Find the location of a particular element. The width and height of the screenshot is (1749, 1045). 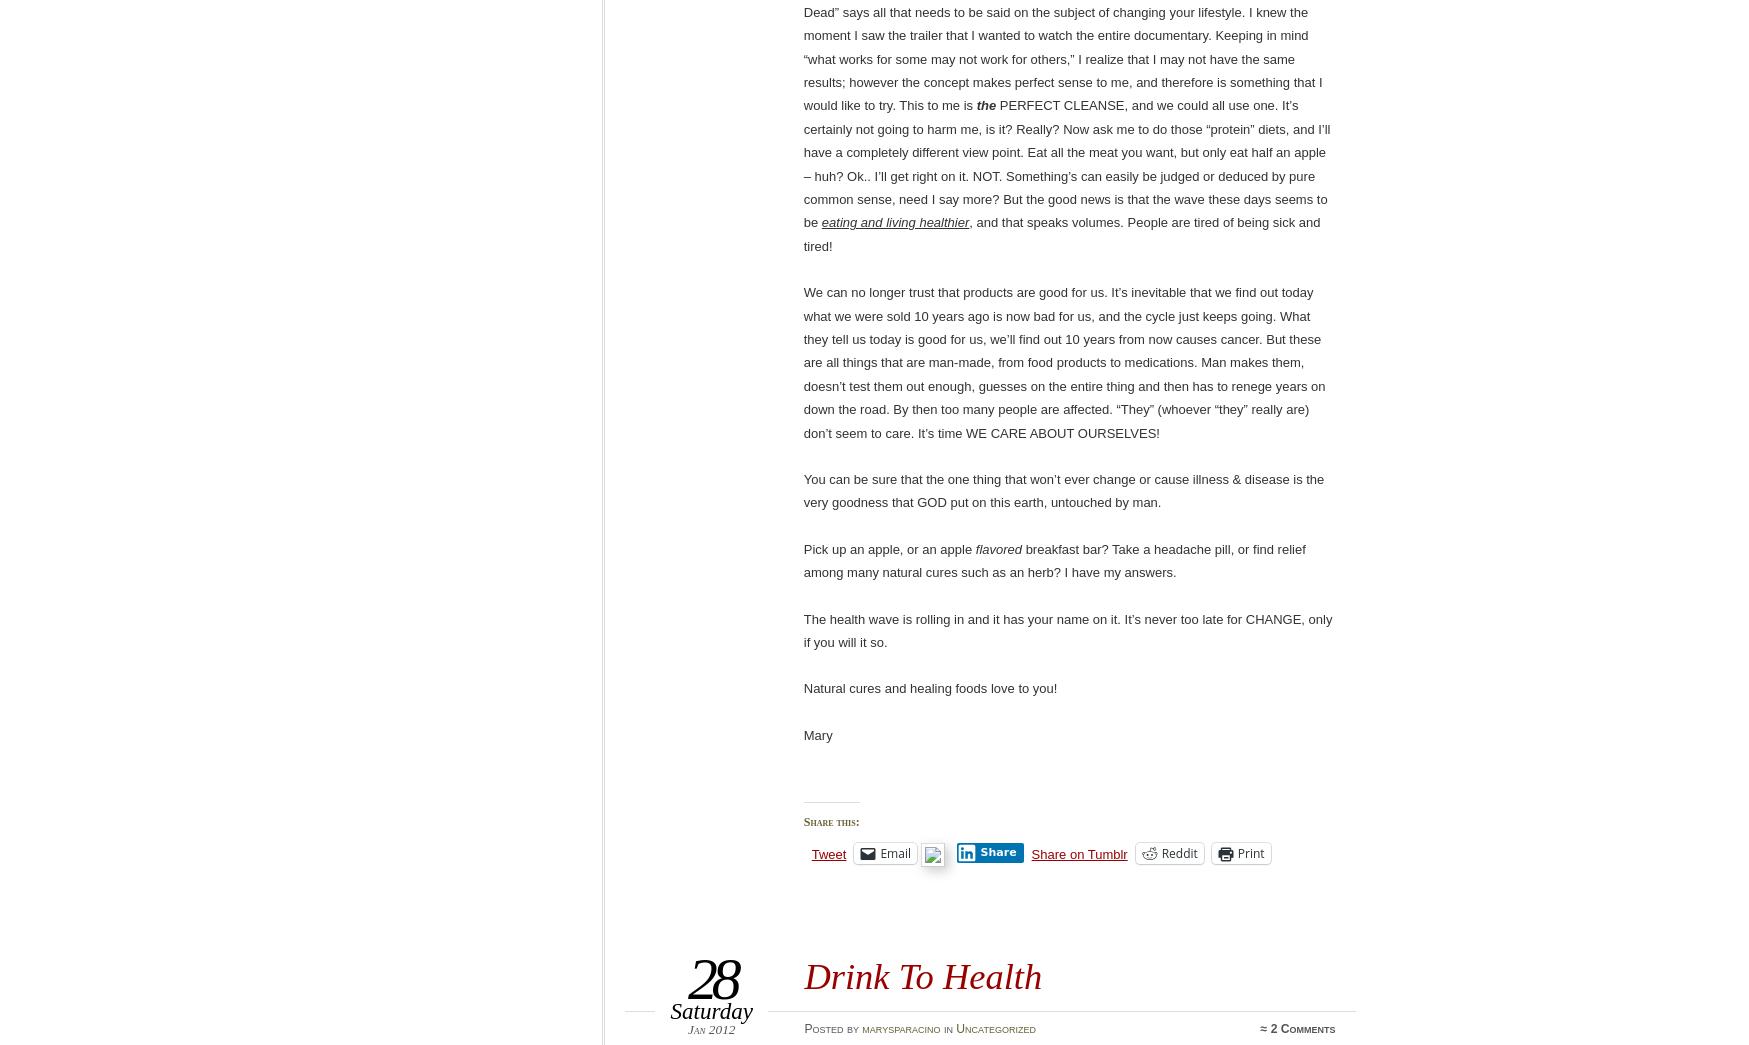

'Posted' is located at coordinates (824, 1029).